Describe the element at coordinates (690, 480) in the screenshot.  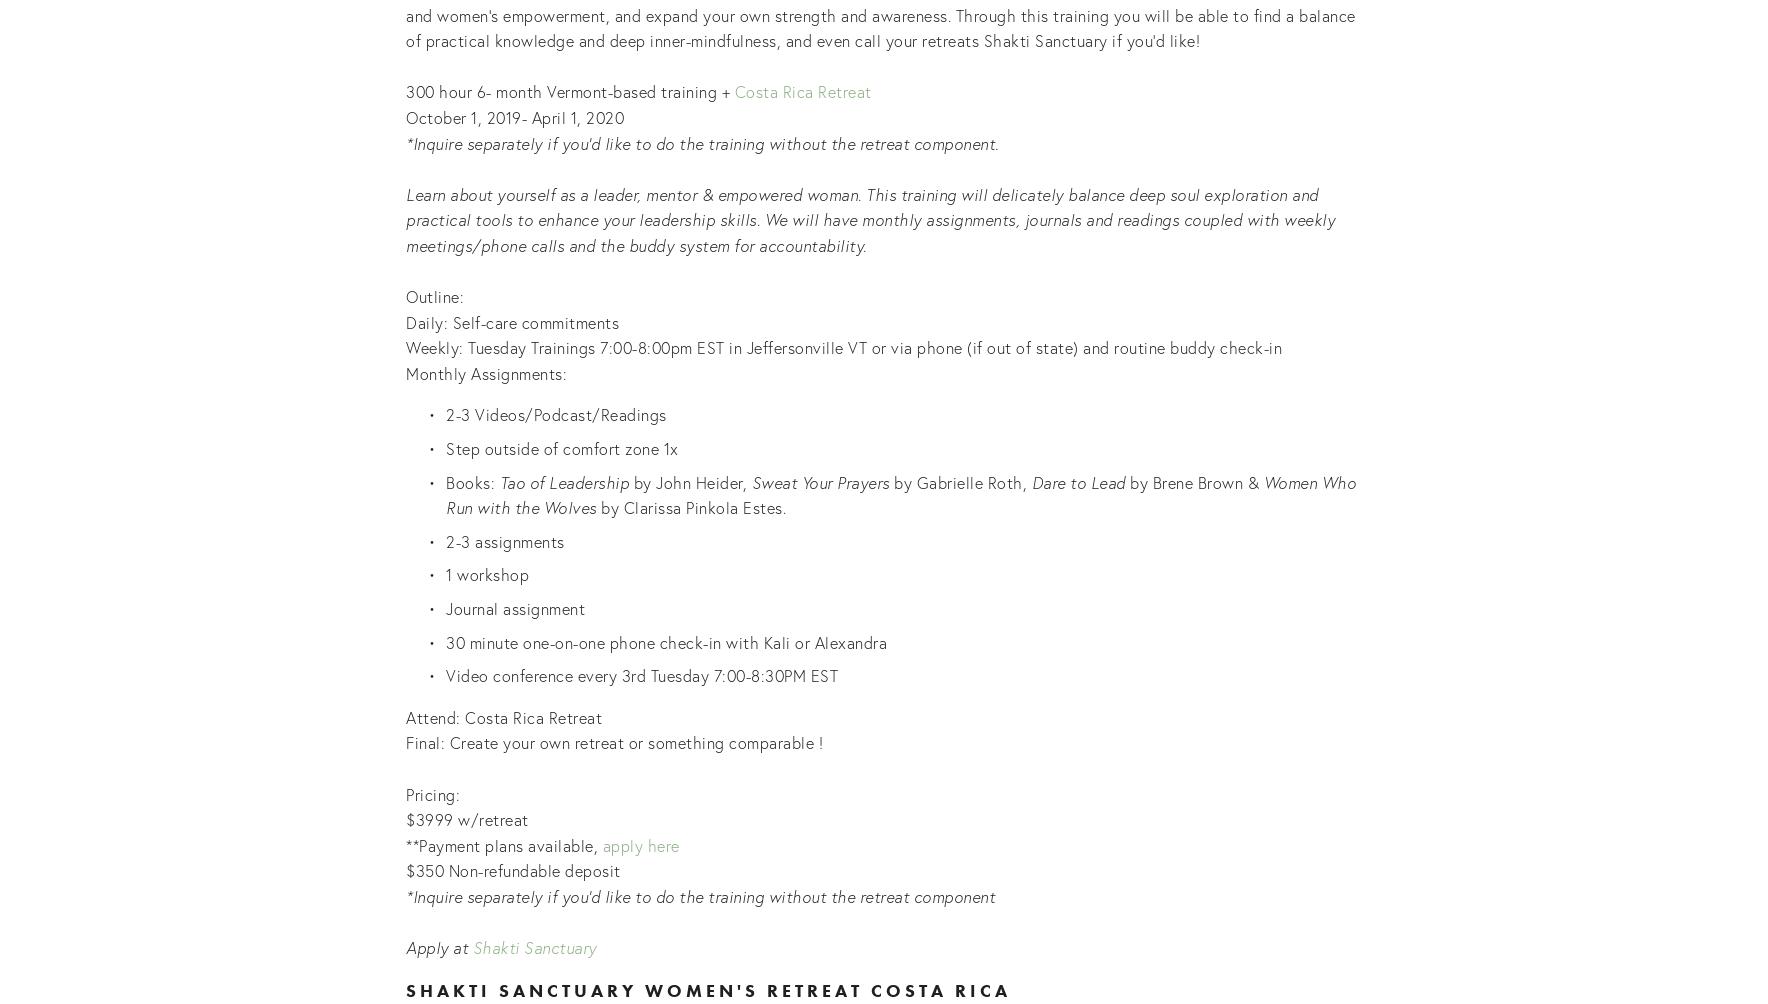
I see `'by John Heider,'` at that location.